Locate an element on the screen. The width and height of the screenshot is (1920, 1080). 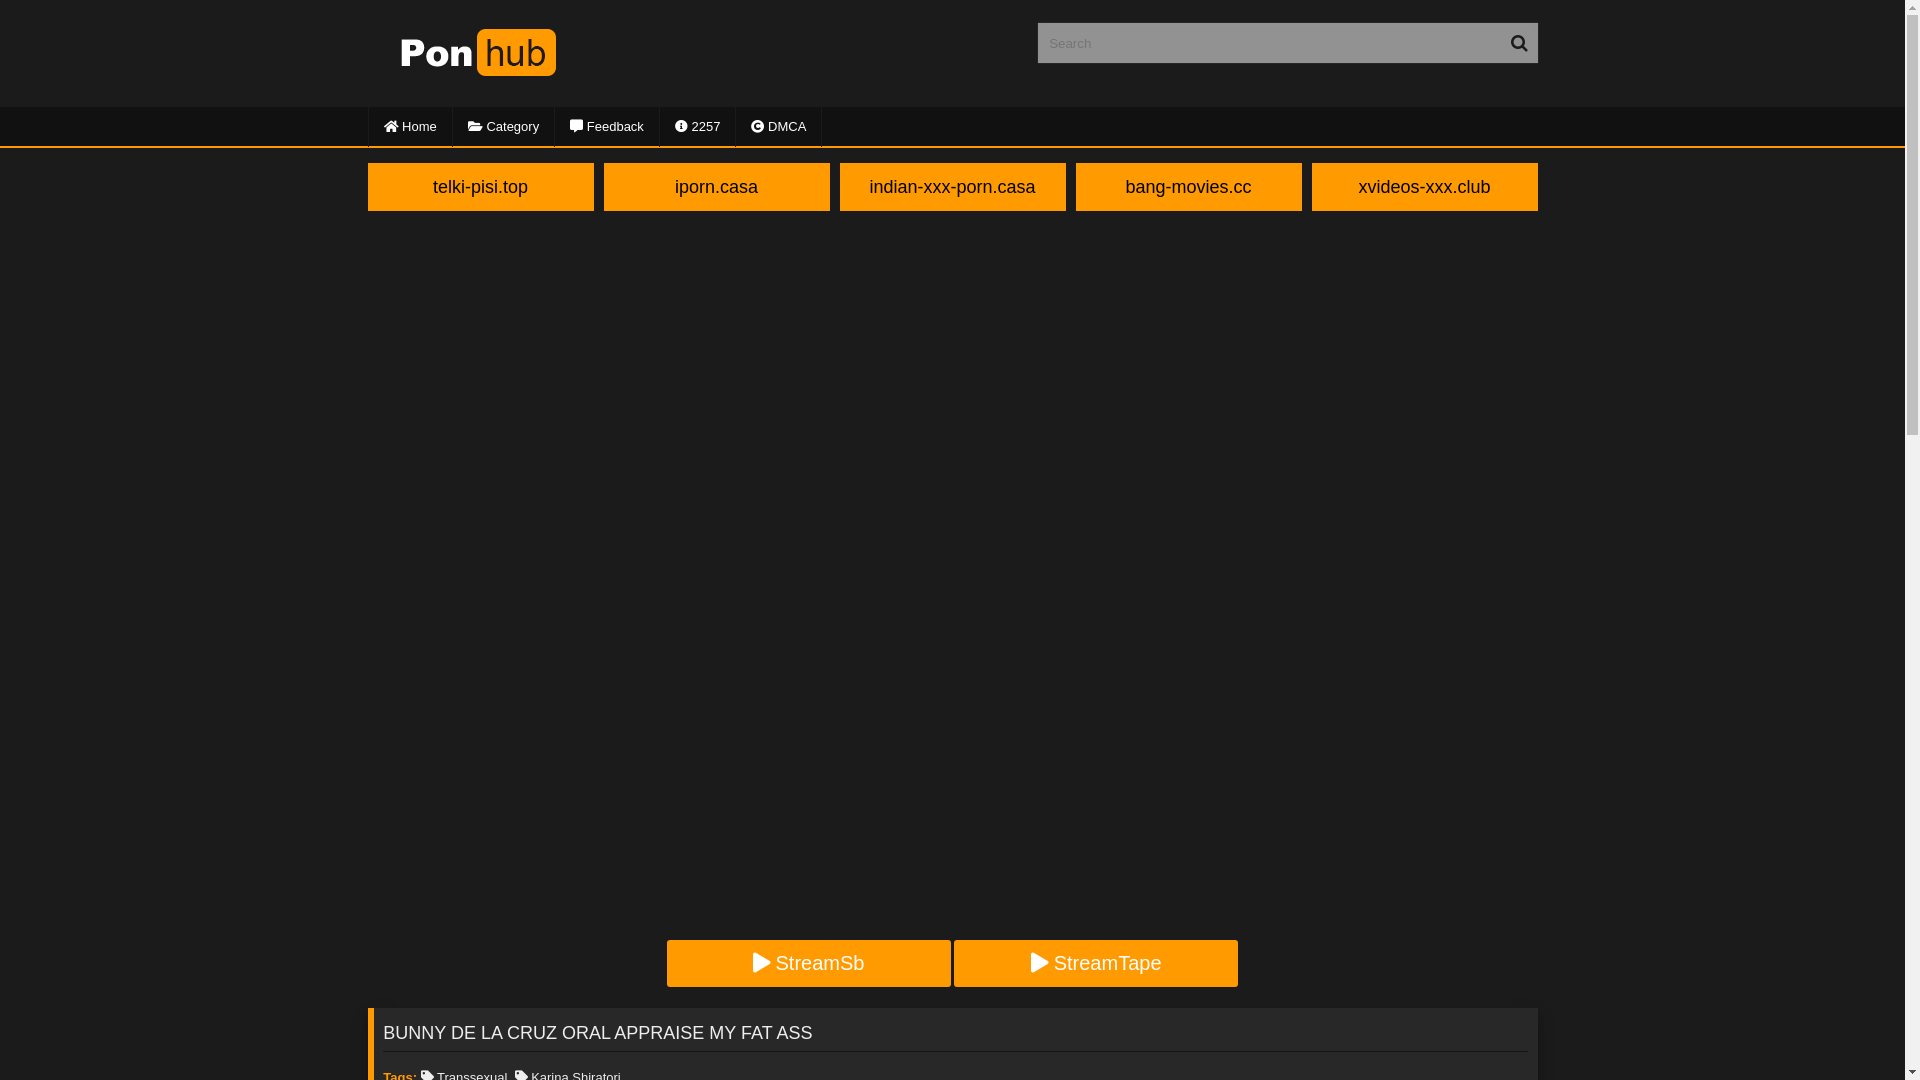
'Category' is located at coordinates (504, 126).